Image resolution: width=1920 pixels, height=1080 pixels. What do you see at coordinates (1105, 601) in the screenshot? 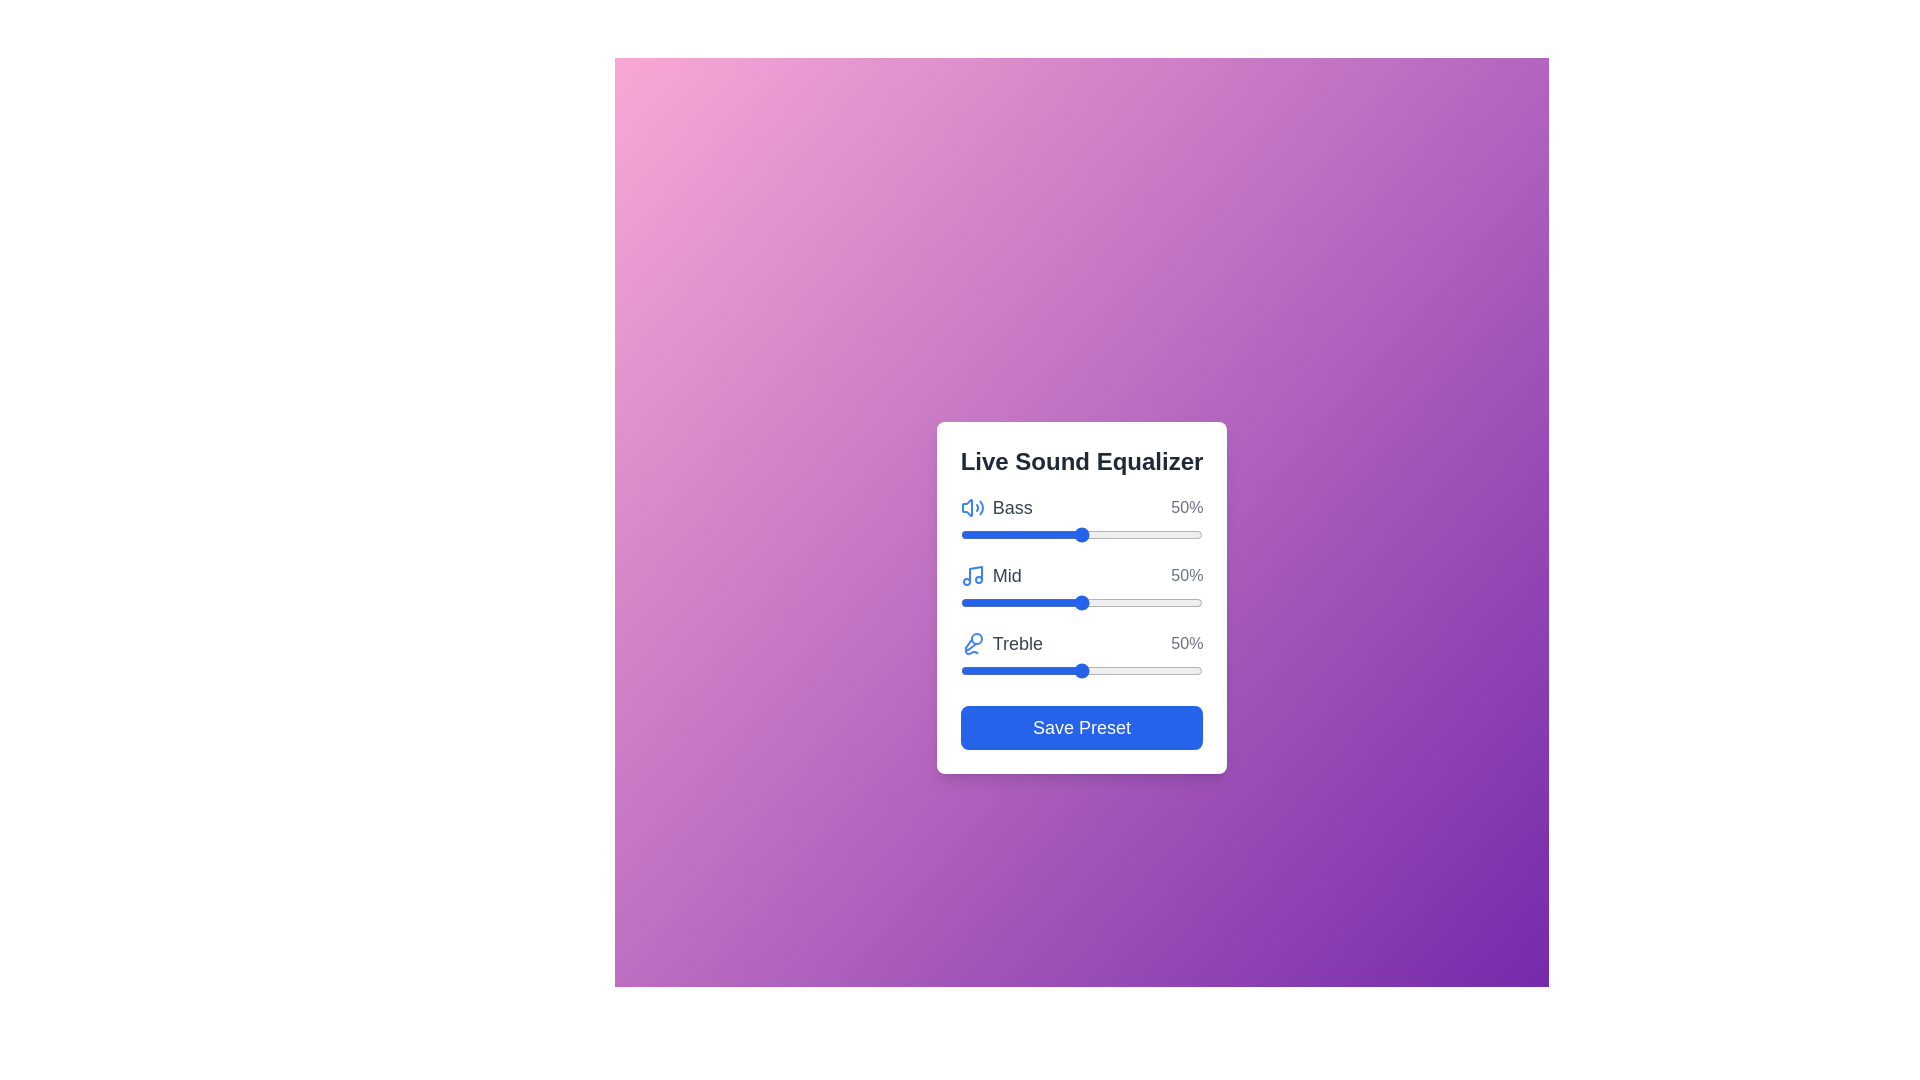
I see `the 'Mid' slider to 60%` at bounding box center [1105, 601].